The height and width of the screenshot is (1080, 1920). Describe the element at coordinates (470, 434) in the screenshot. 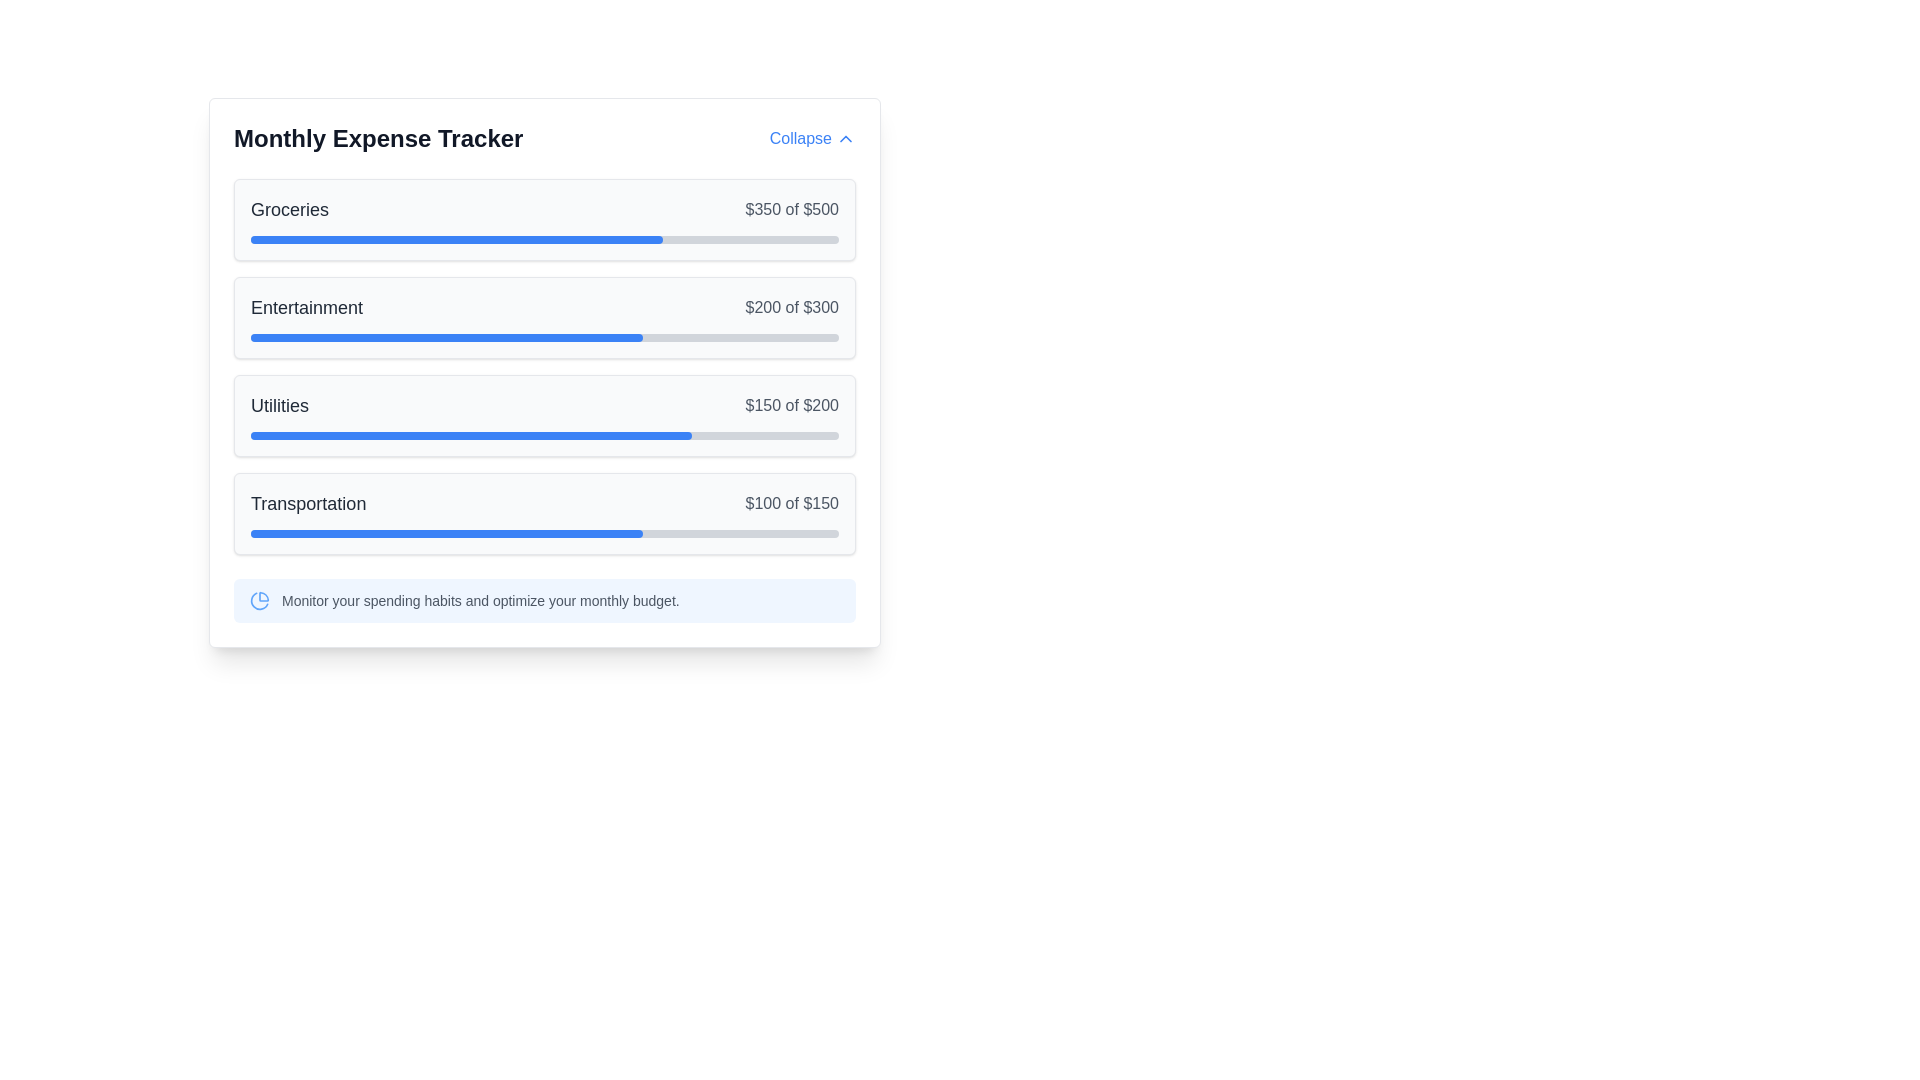

I see `the filled segment of the blue progress bar representing the 'Utilities' completion percentage, located under the 'Monthly Expense Tracker' header` at that location.